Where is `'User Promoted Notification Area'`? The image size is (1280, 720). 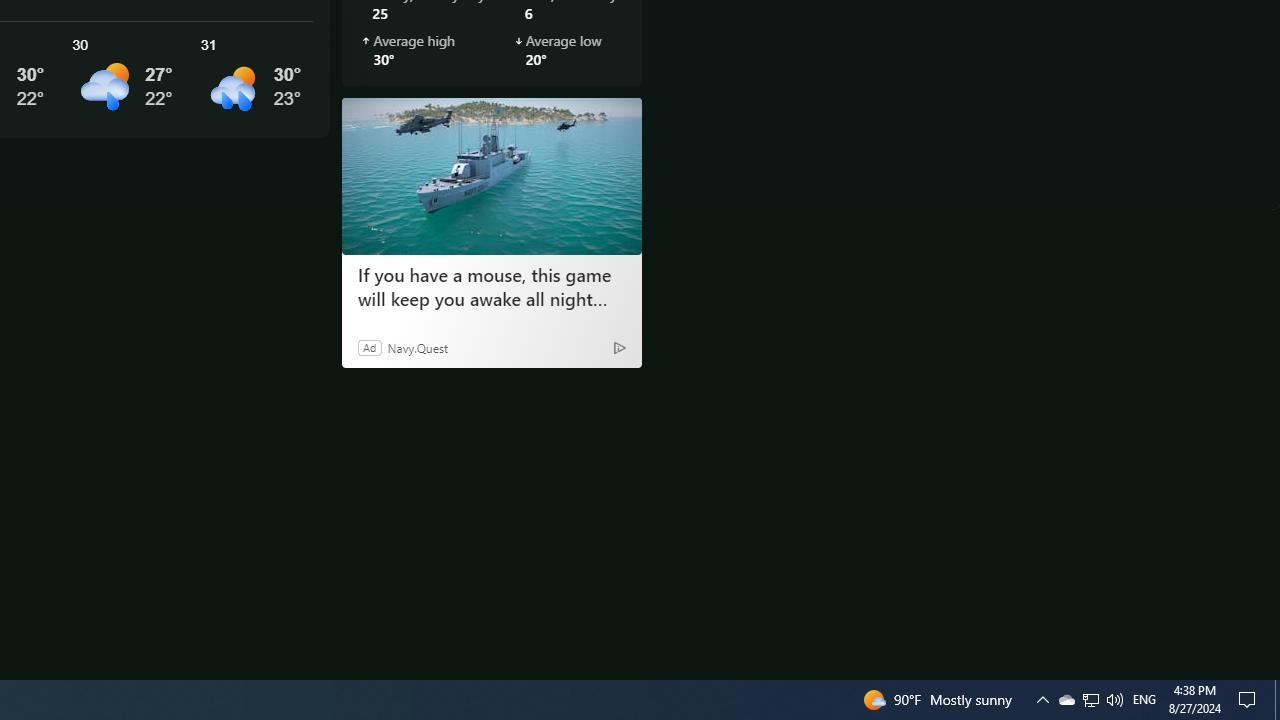
'User Promoted Notification Area' is located at coordinates (1065, 698).